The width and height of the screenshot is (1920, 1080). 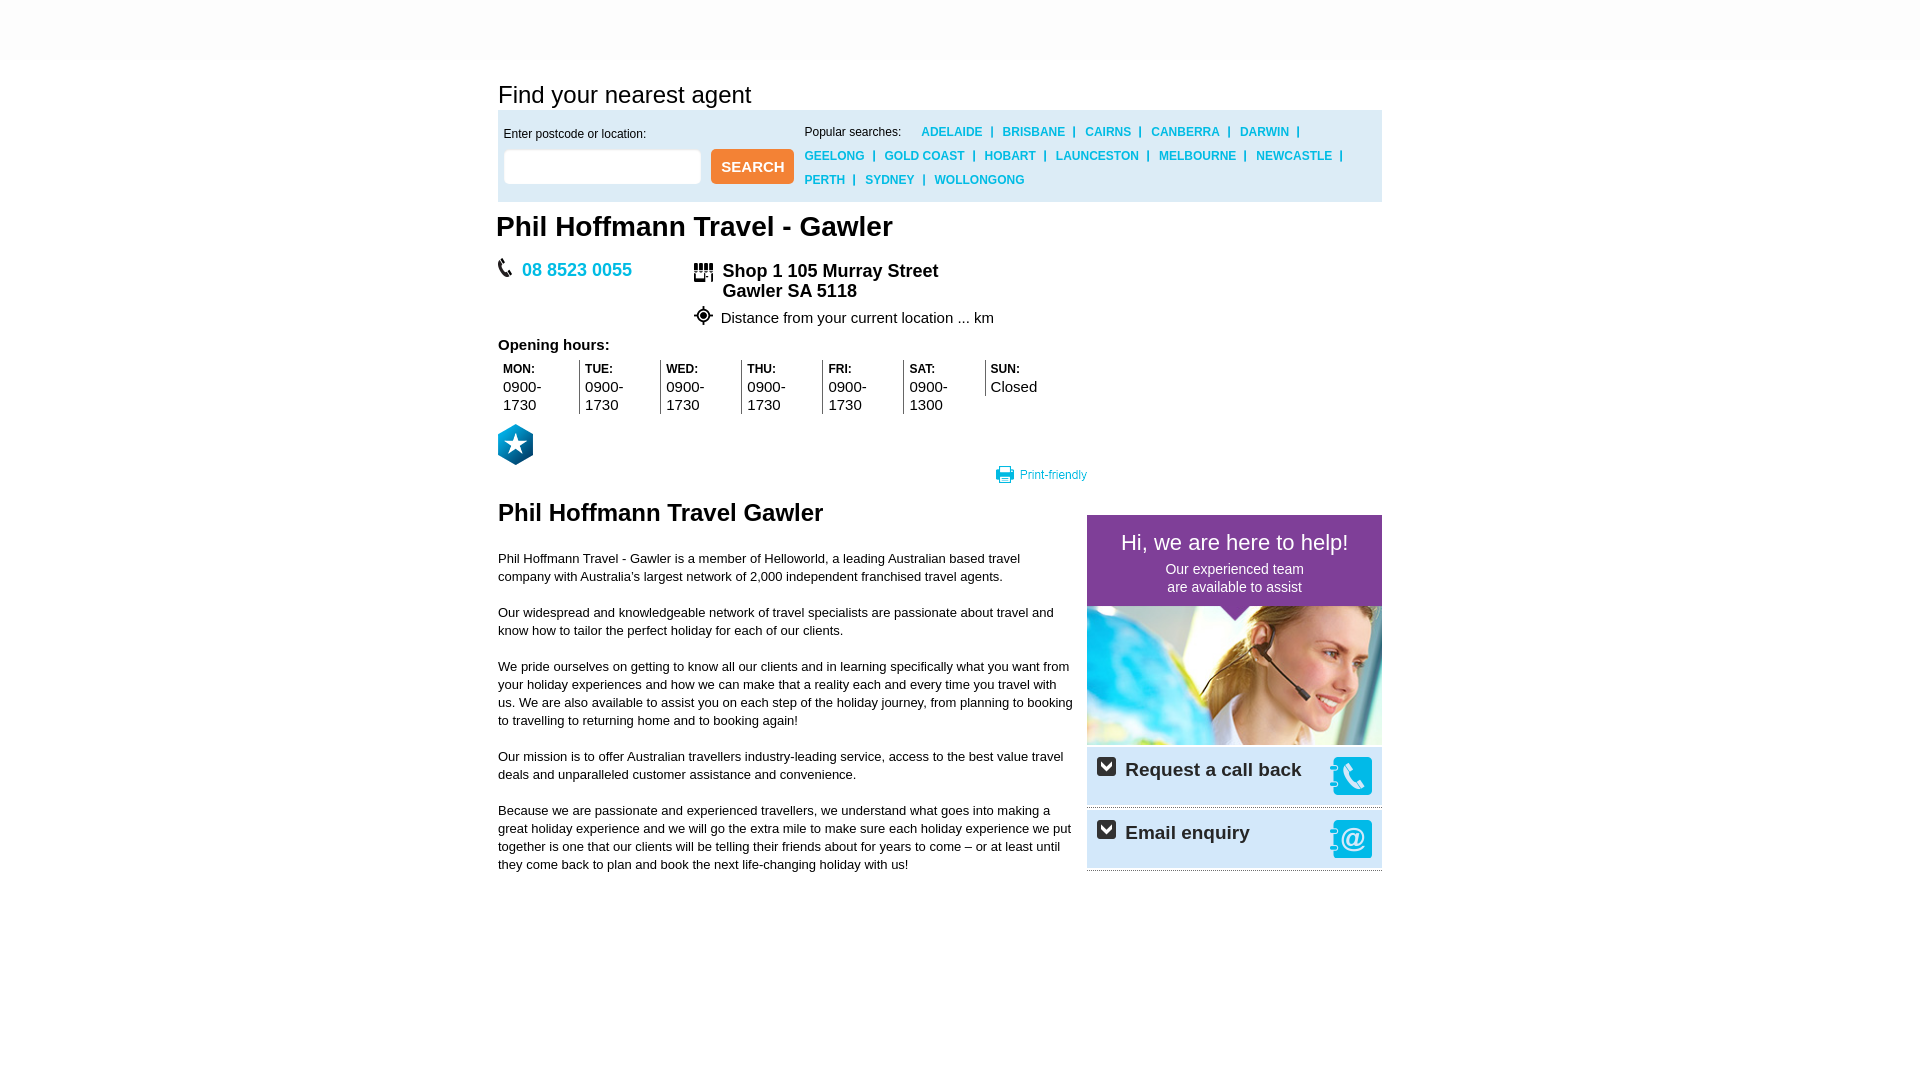 I want to click on 'Request a call back', so click(x=1233, y=774).